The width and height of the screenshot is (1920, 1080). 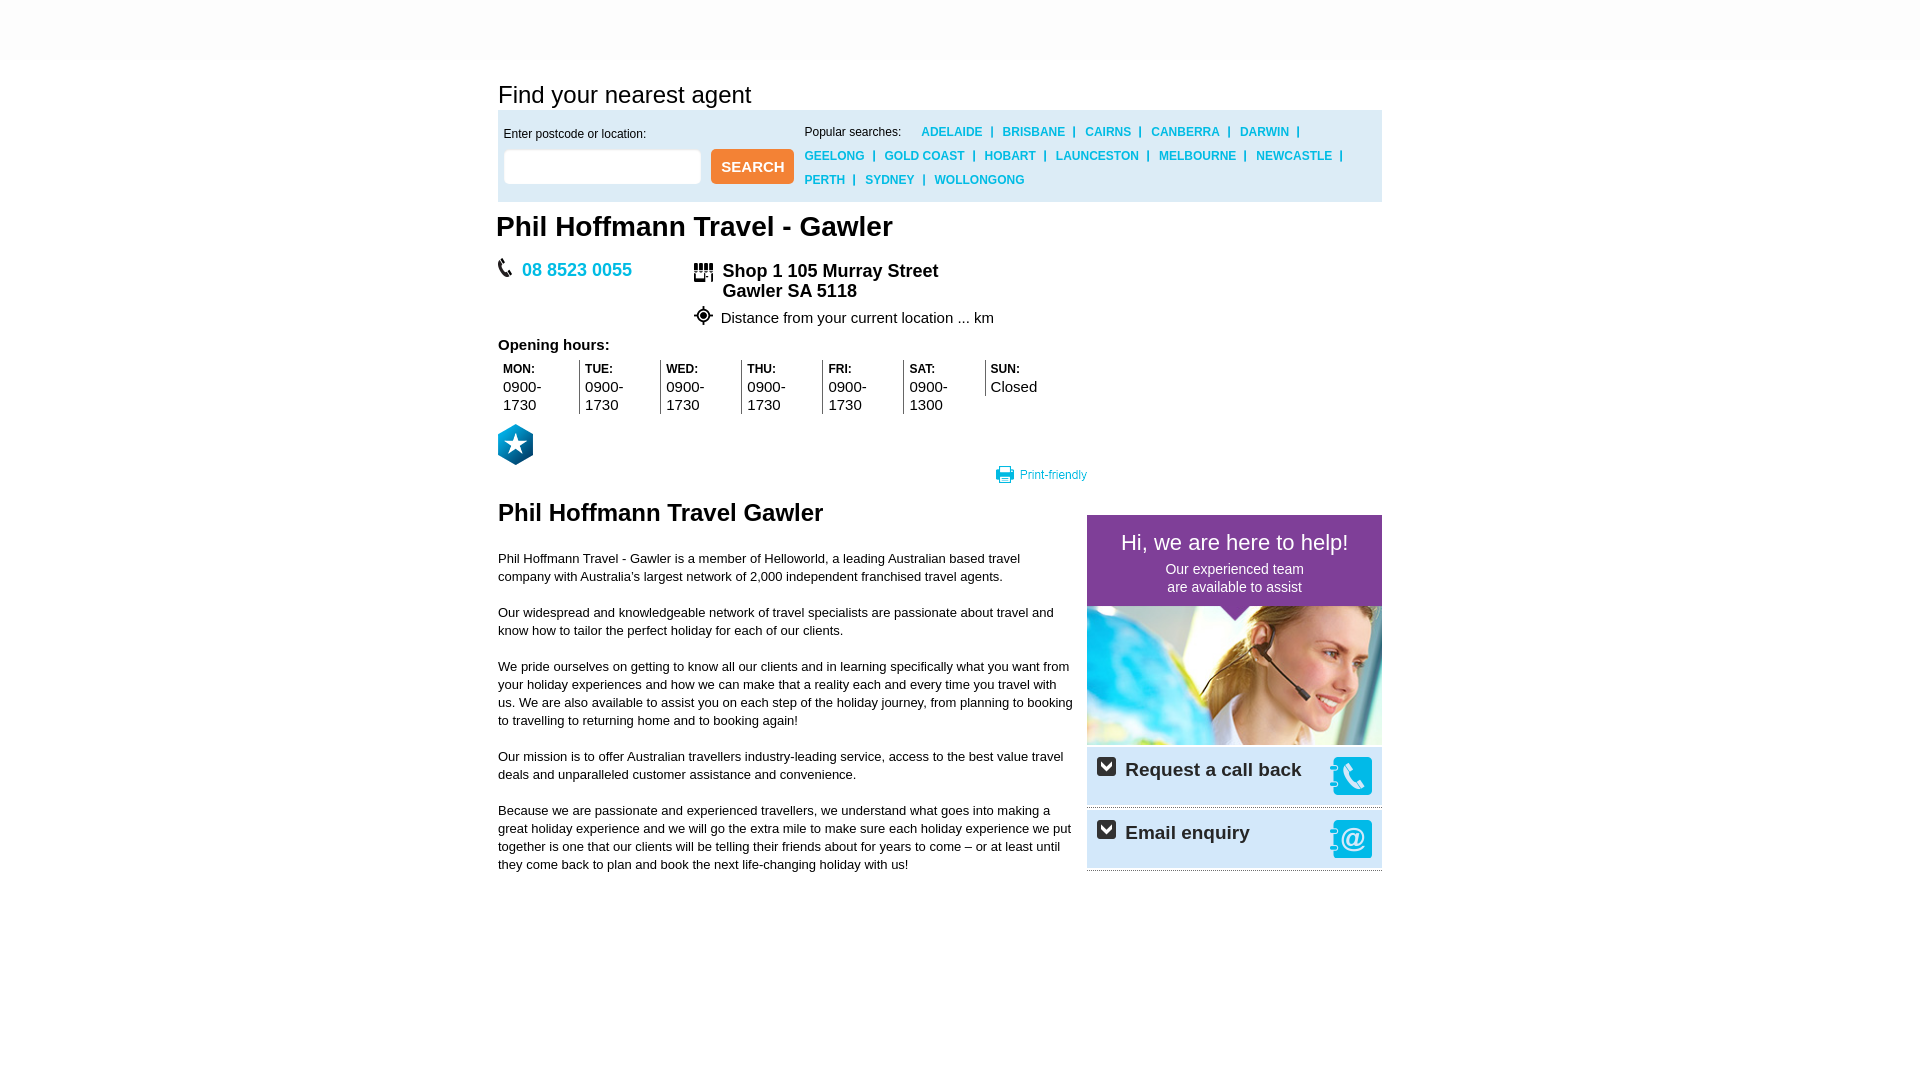 I want to click on 'Request a call back', so click(x=1233, y=774).